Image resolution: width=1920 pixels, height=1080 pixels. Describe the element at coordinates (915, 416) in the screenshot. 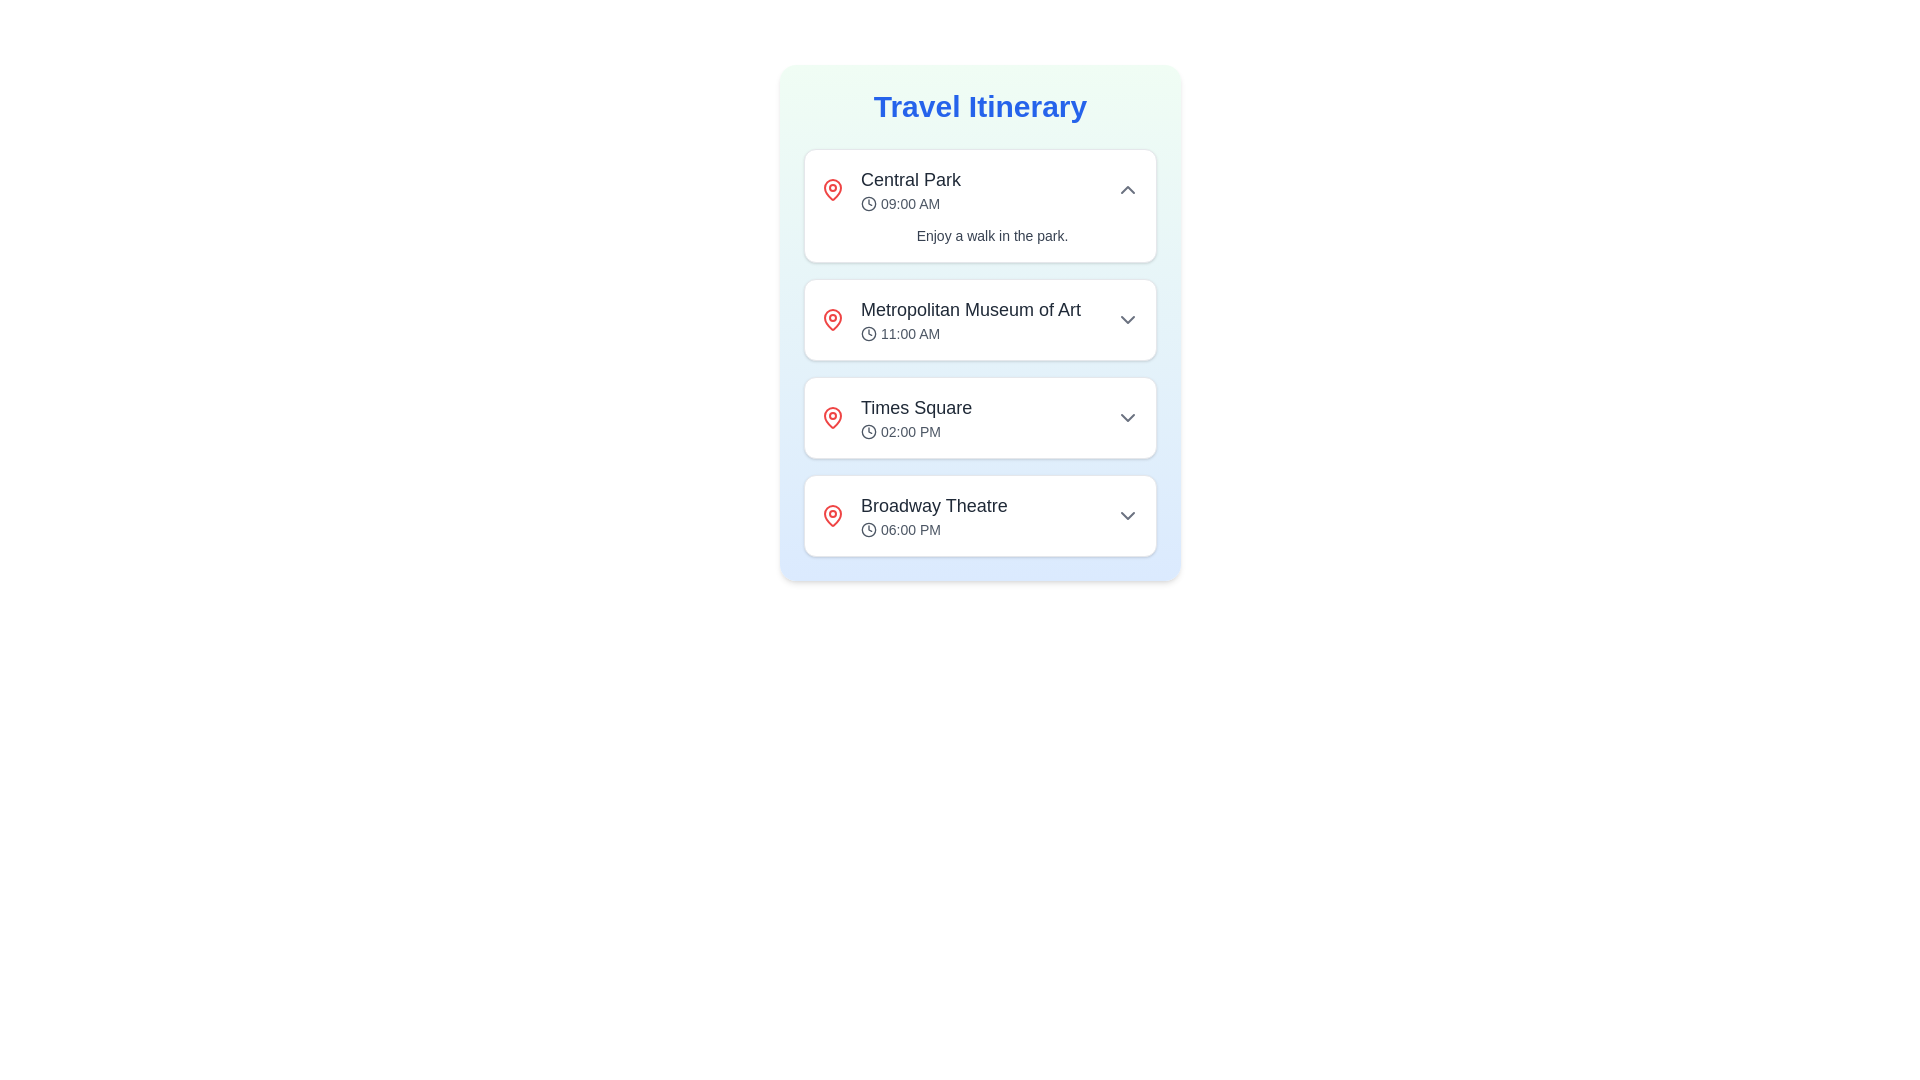

I see `the text element displaying 'Times Square' at 02:00 PM, which is located in the third item of a vertically listed itinerary` at that location.